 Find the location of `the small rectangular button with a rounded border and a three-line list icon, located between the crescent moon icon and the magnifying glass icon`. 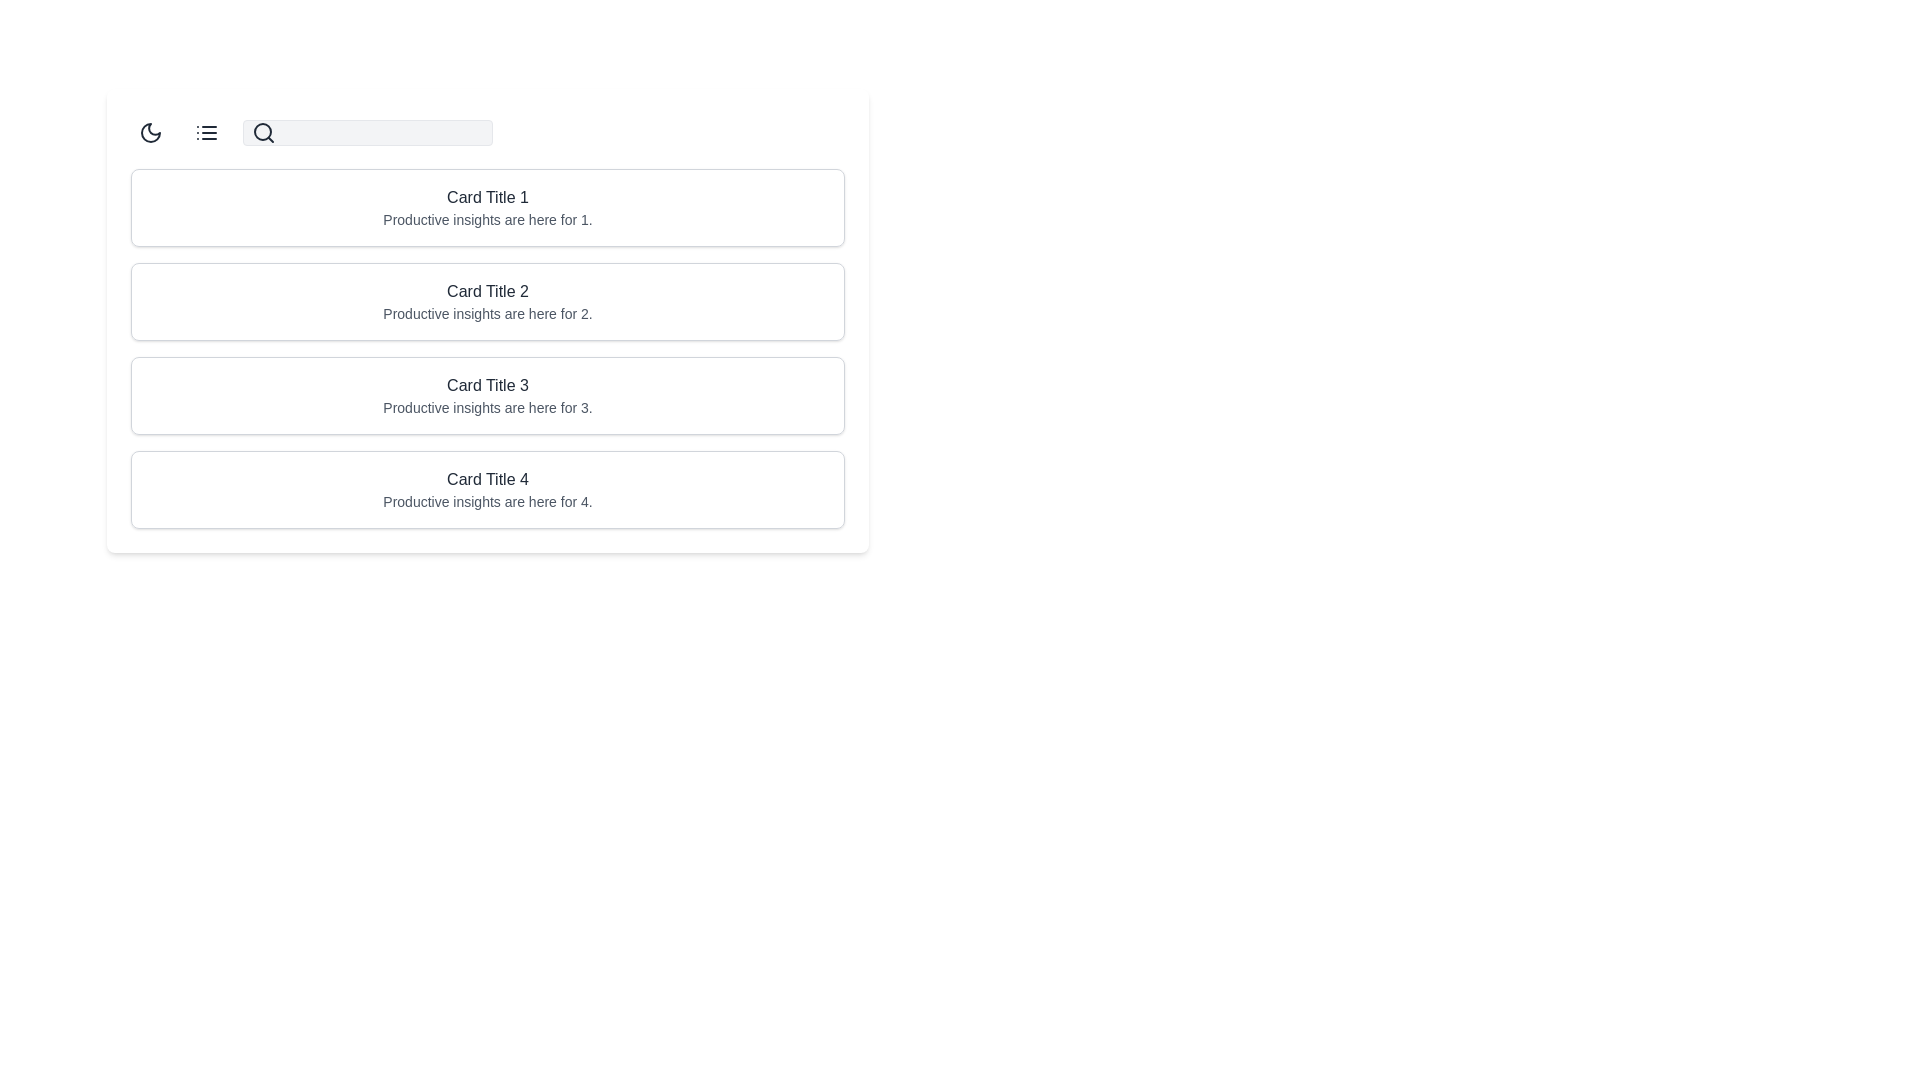

the small rectangular button with a rounded border and a three-line list icon, located between the crescent moon icon and the magnifying glass icon is located at coordinates (206, 132).